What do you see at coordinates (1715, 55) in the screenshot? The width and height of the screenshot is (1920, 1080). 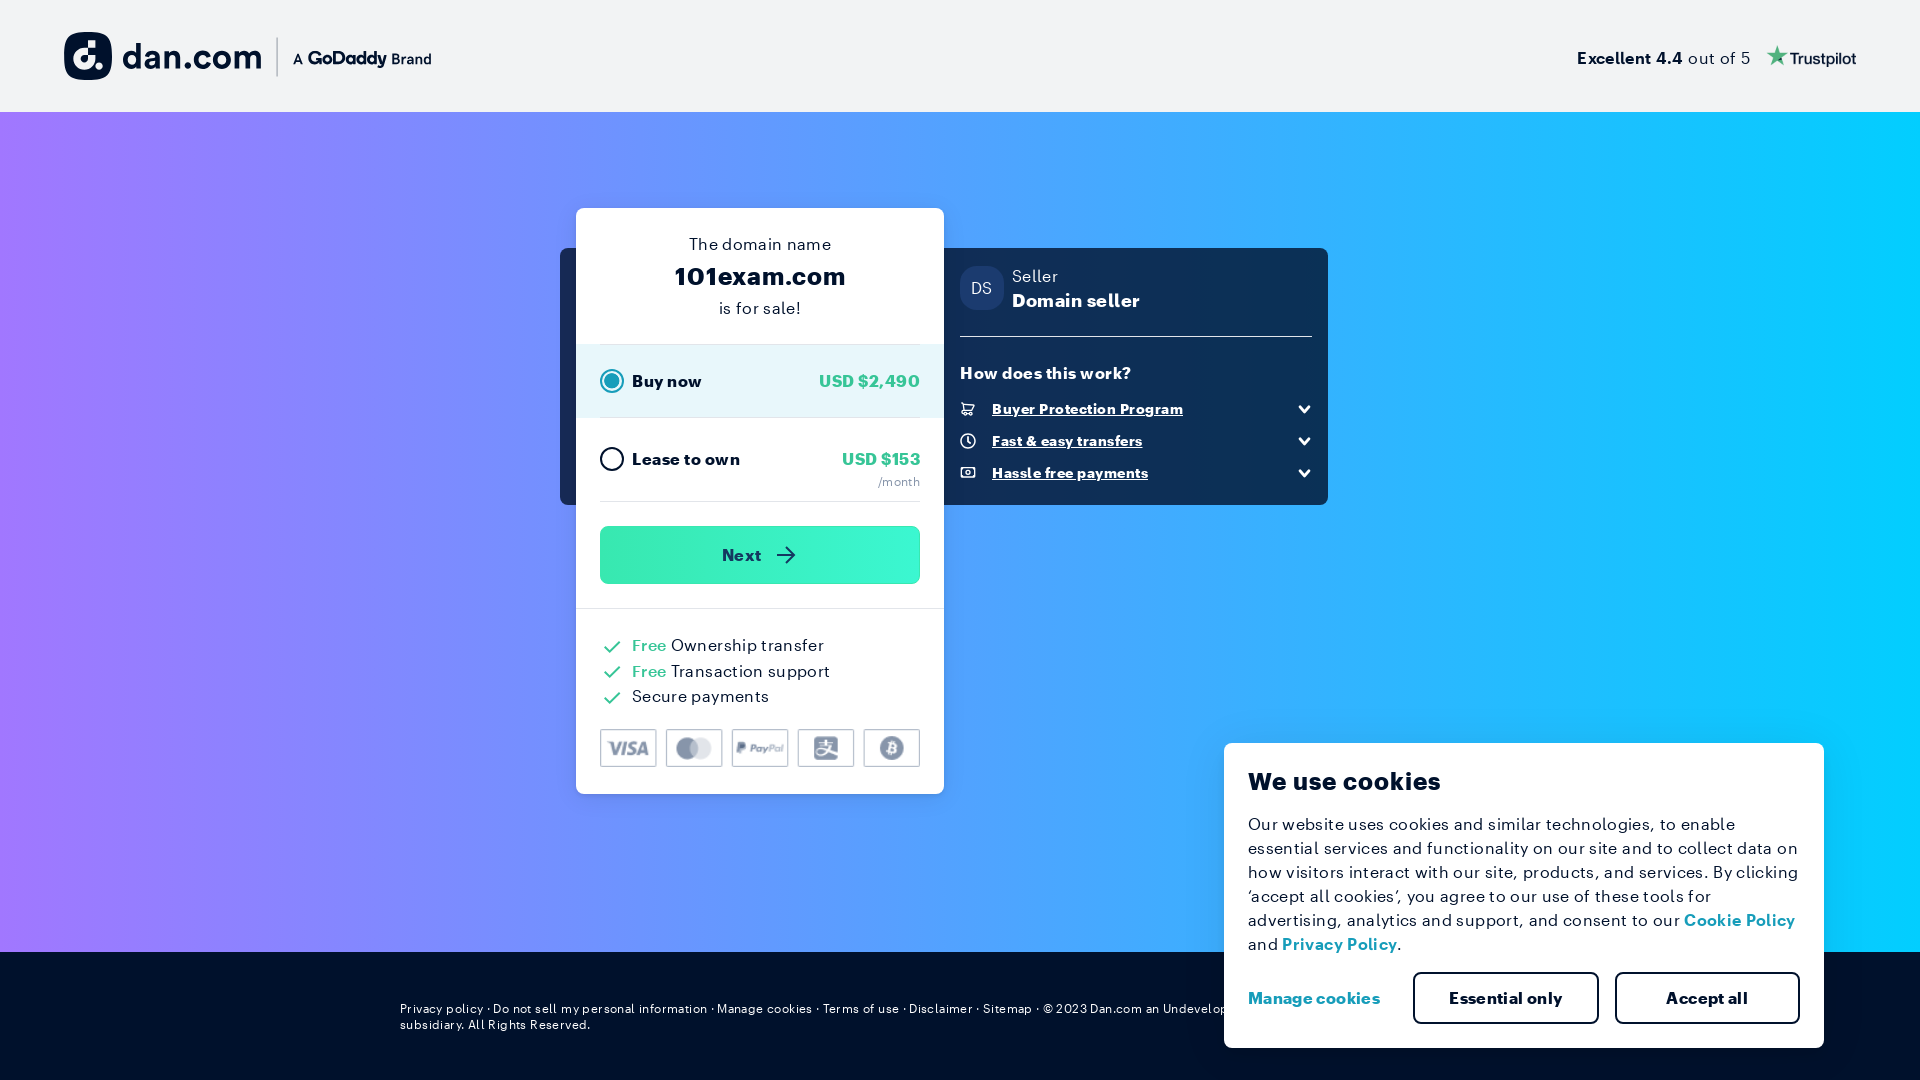 I see `'Excellent 4.4 out of 5'` at bounding box center [1715, 55].